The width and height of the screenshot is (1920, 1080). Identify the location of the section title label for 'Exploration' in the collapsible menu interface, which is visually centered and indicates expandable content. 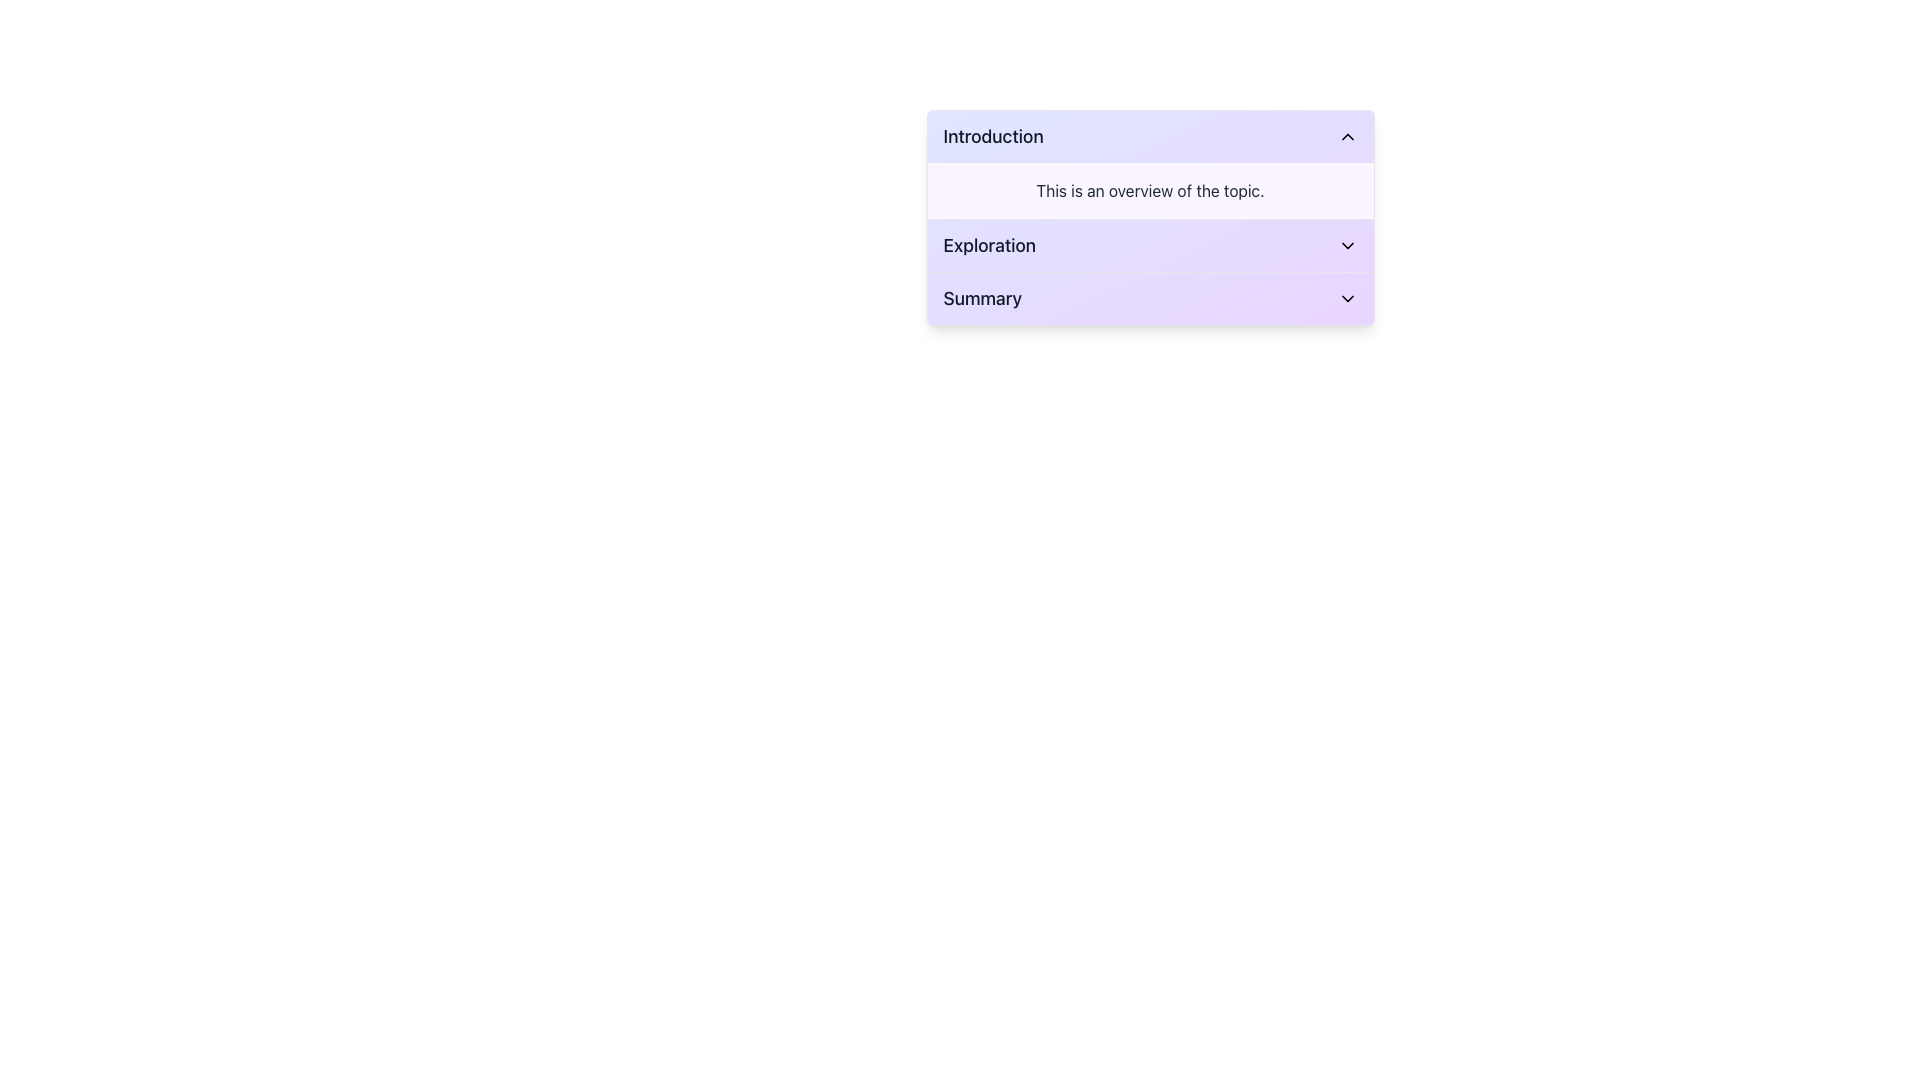
(989, 245).